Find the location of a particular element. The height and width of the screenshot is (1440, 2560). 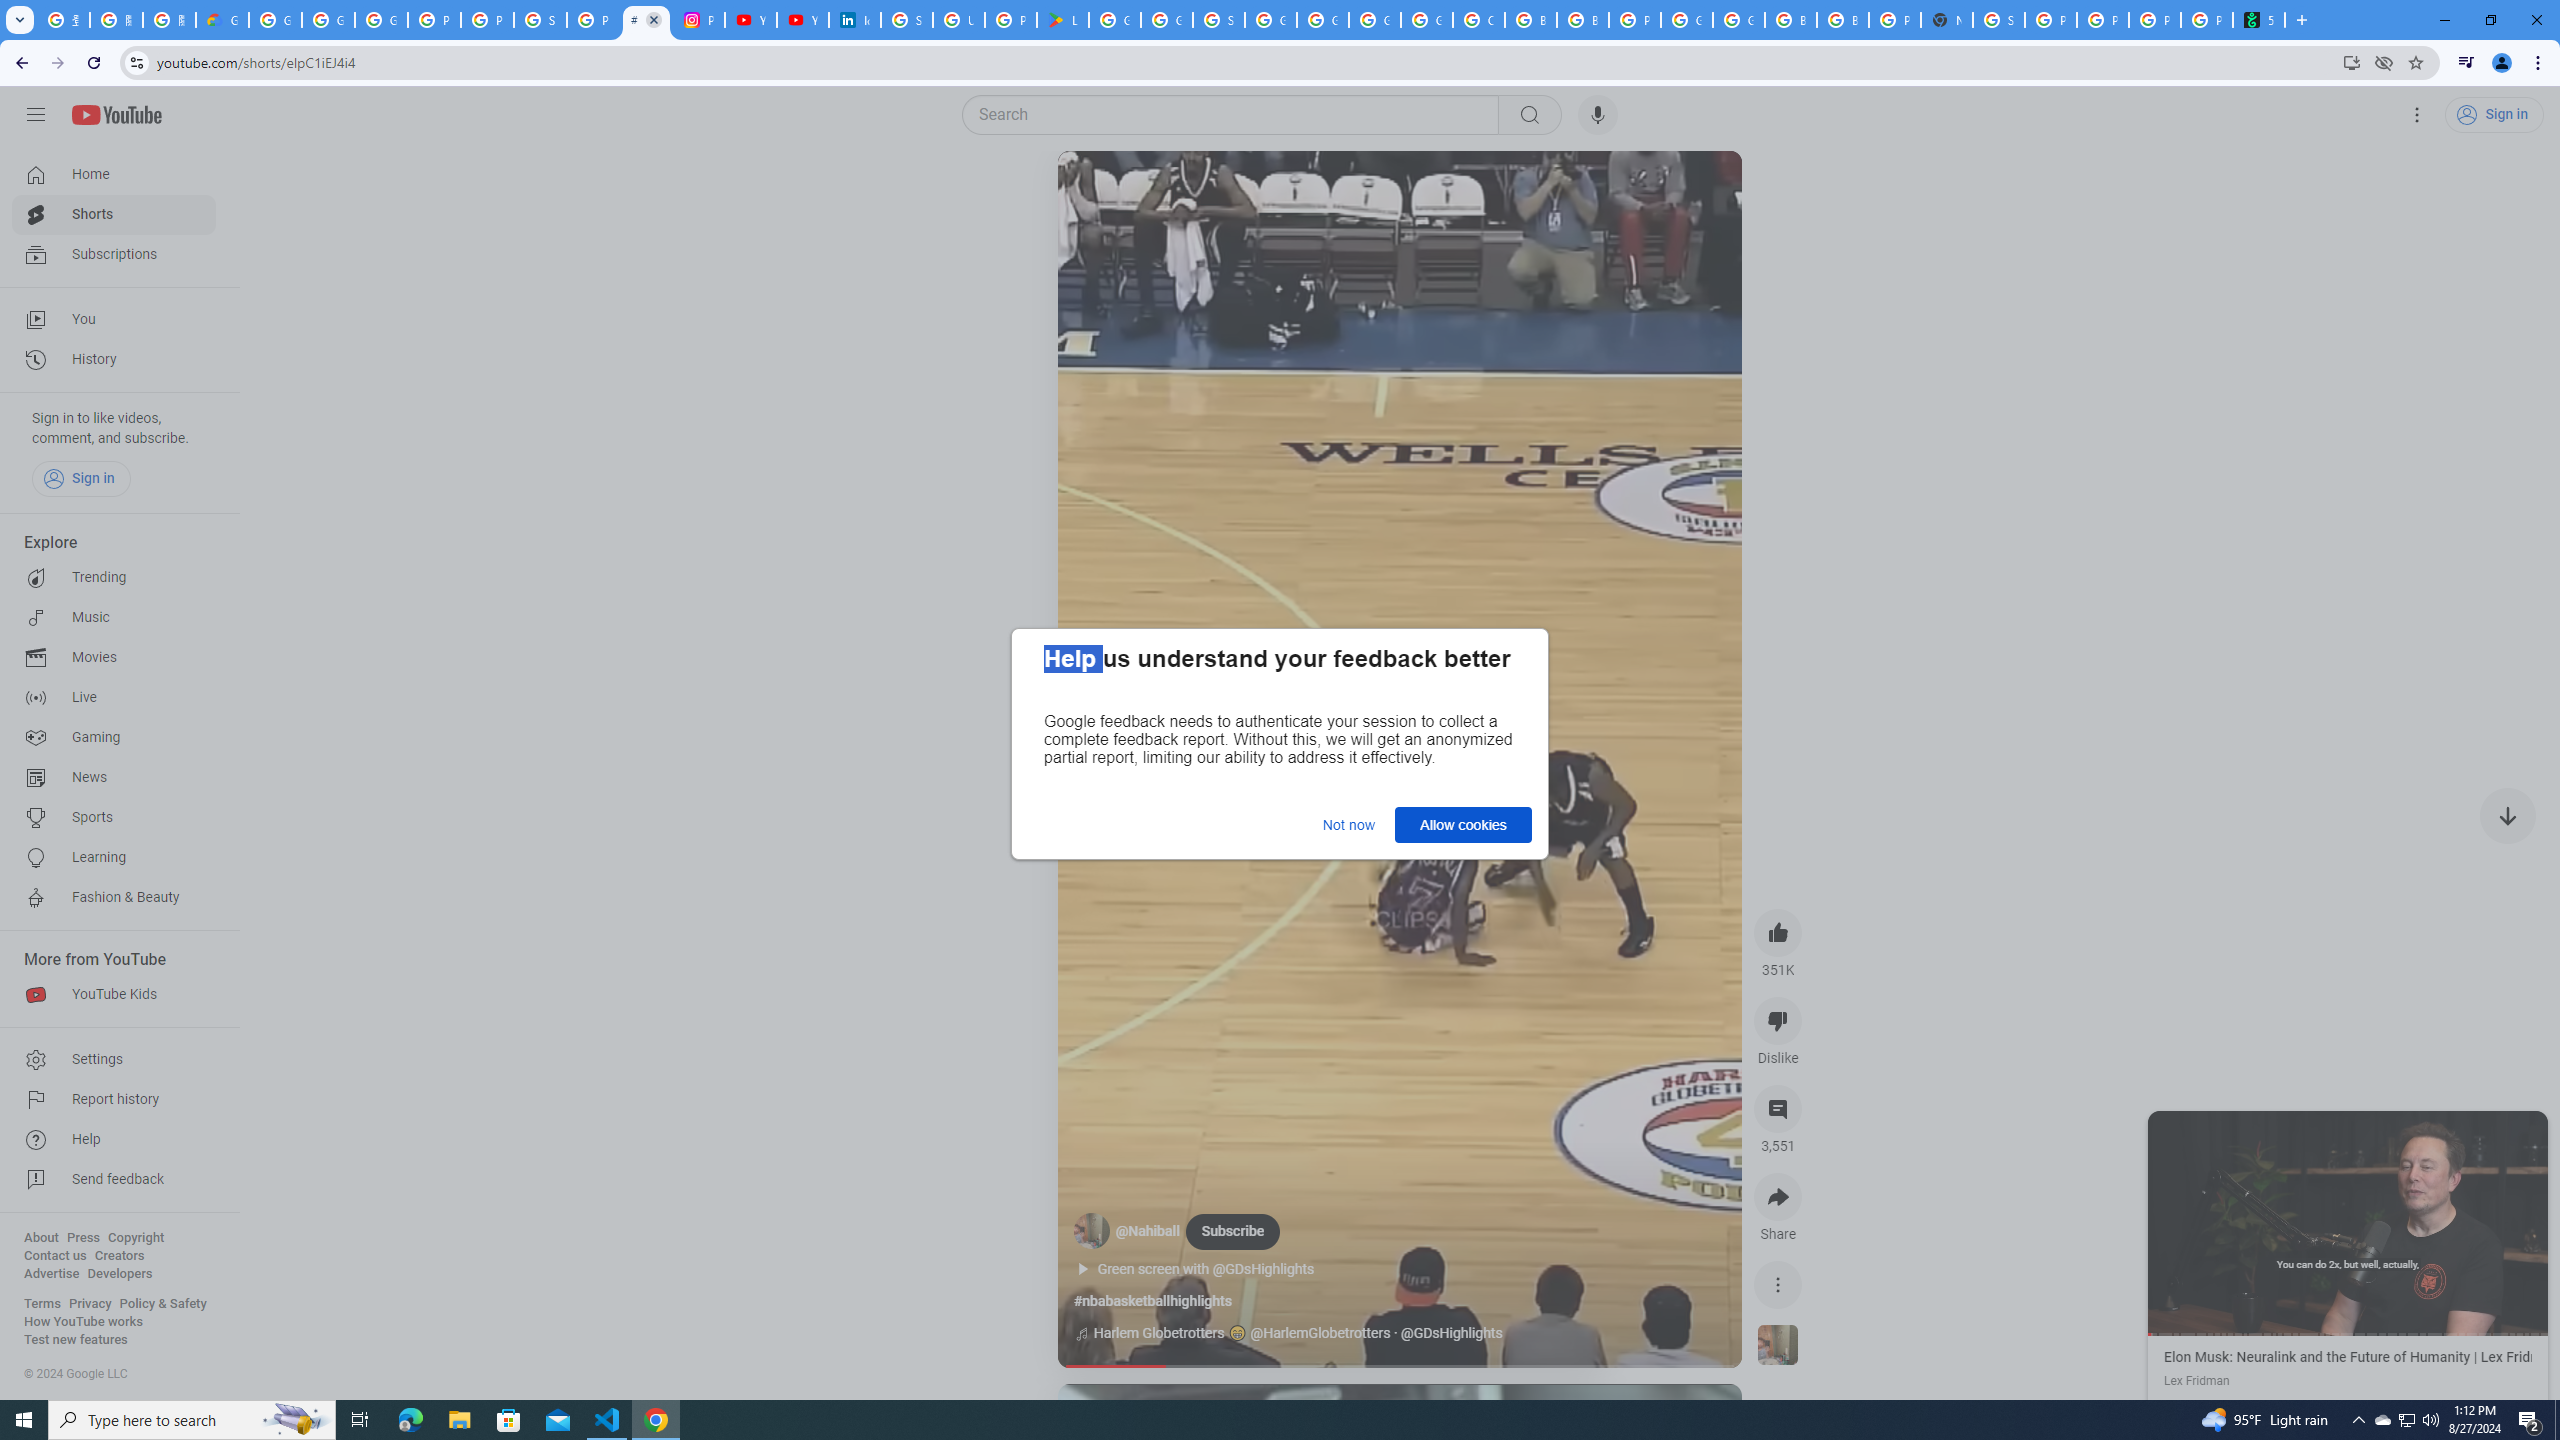

'YouTube Culture & Trends - On The Rise: Handcam Videos' is located at coordinates (750, 19).